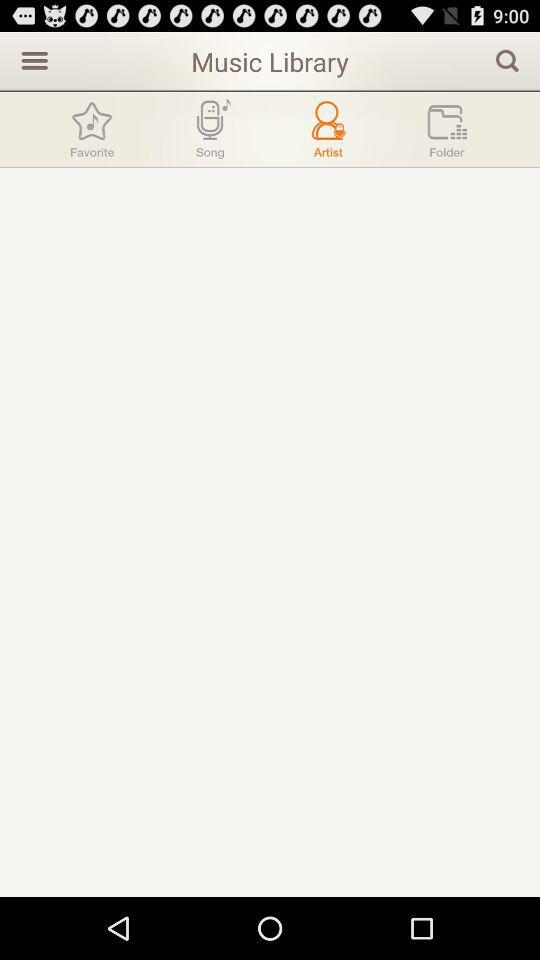 The image size is (540, 960). Describe the element at coordinates (31, 59) in the screenshot. I see `icon to the left of music library item` at that location.